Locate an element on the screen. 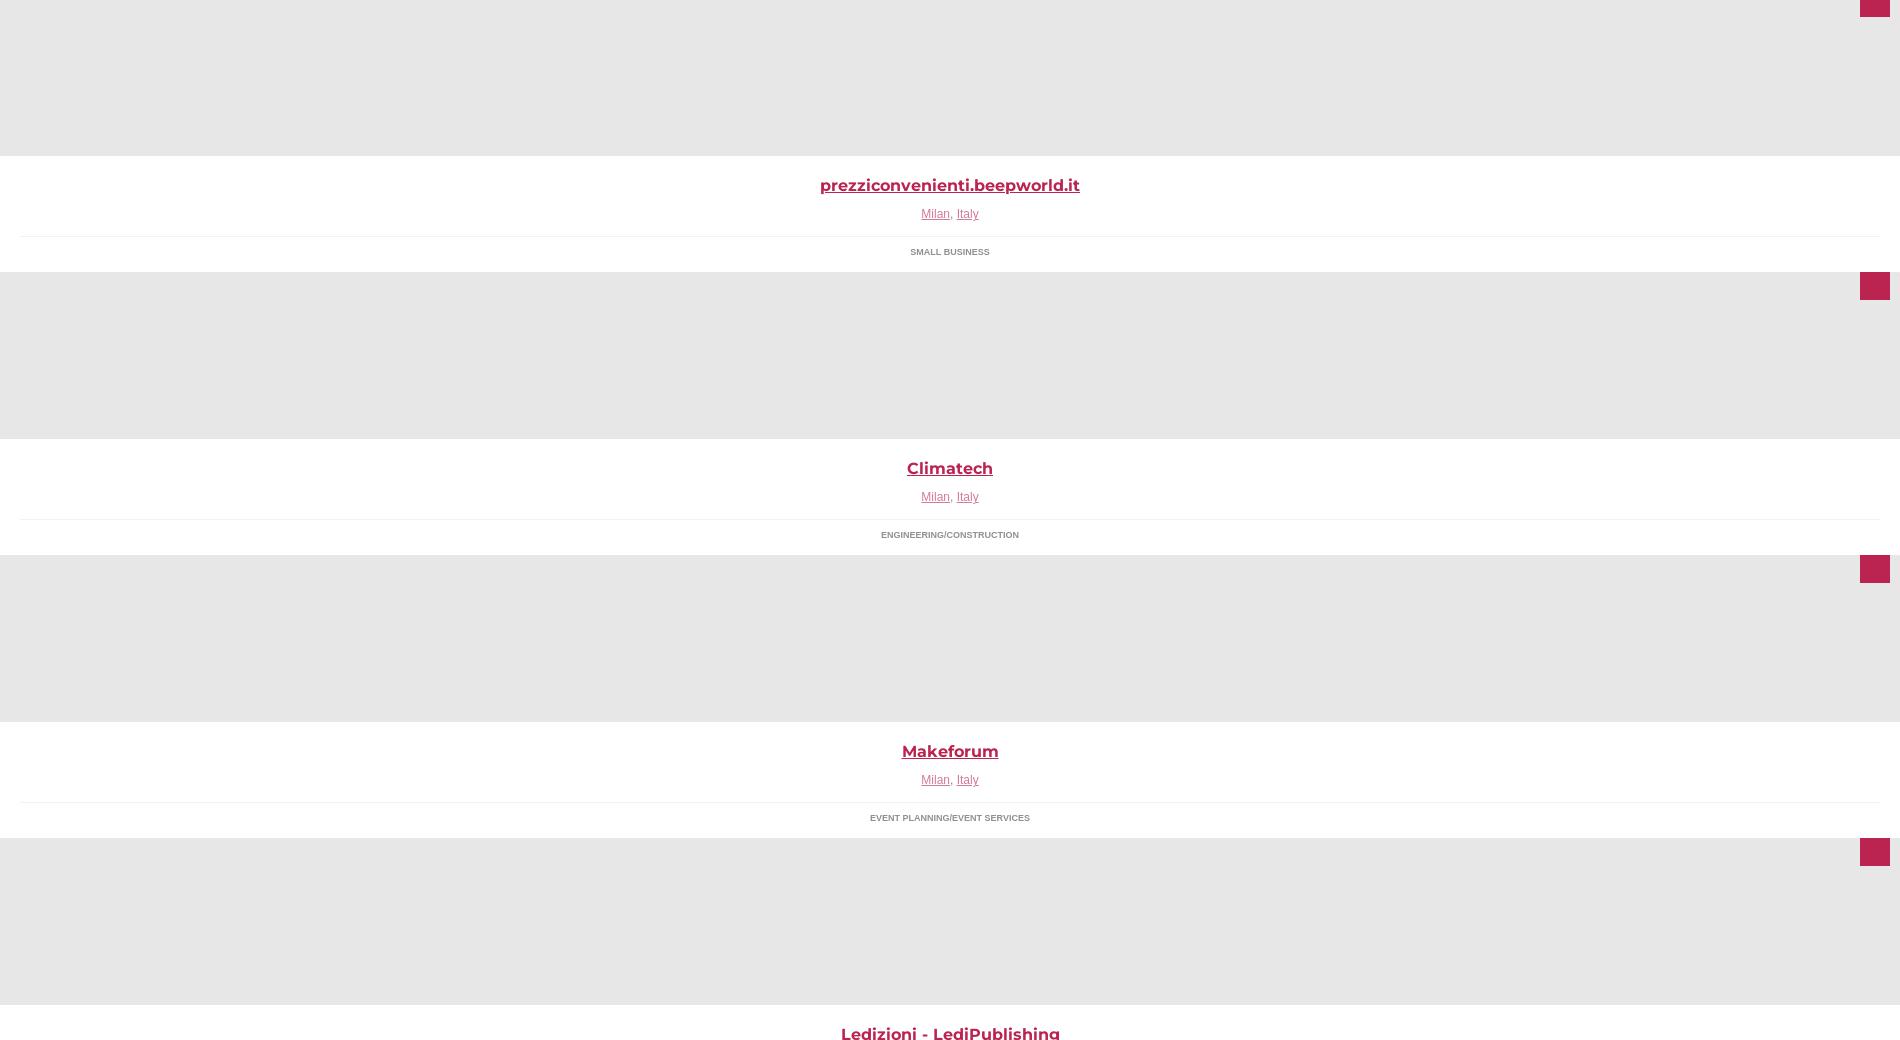 This screenshot has height=1040, width=1900. 'Makeforum' is located at coordinates (948, 751).